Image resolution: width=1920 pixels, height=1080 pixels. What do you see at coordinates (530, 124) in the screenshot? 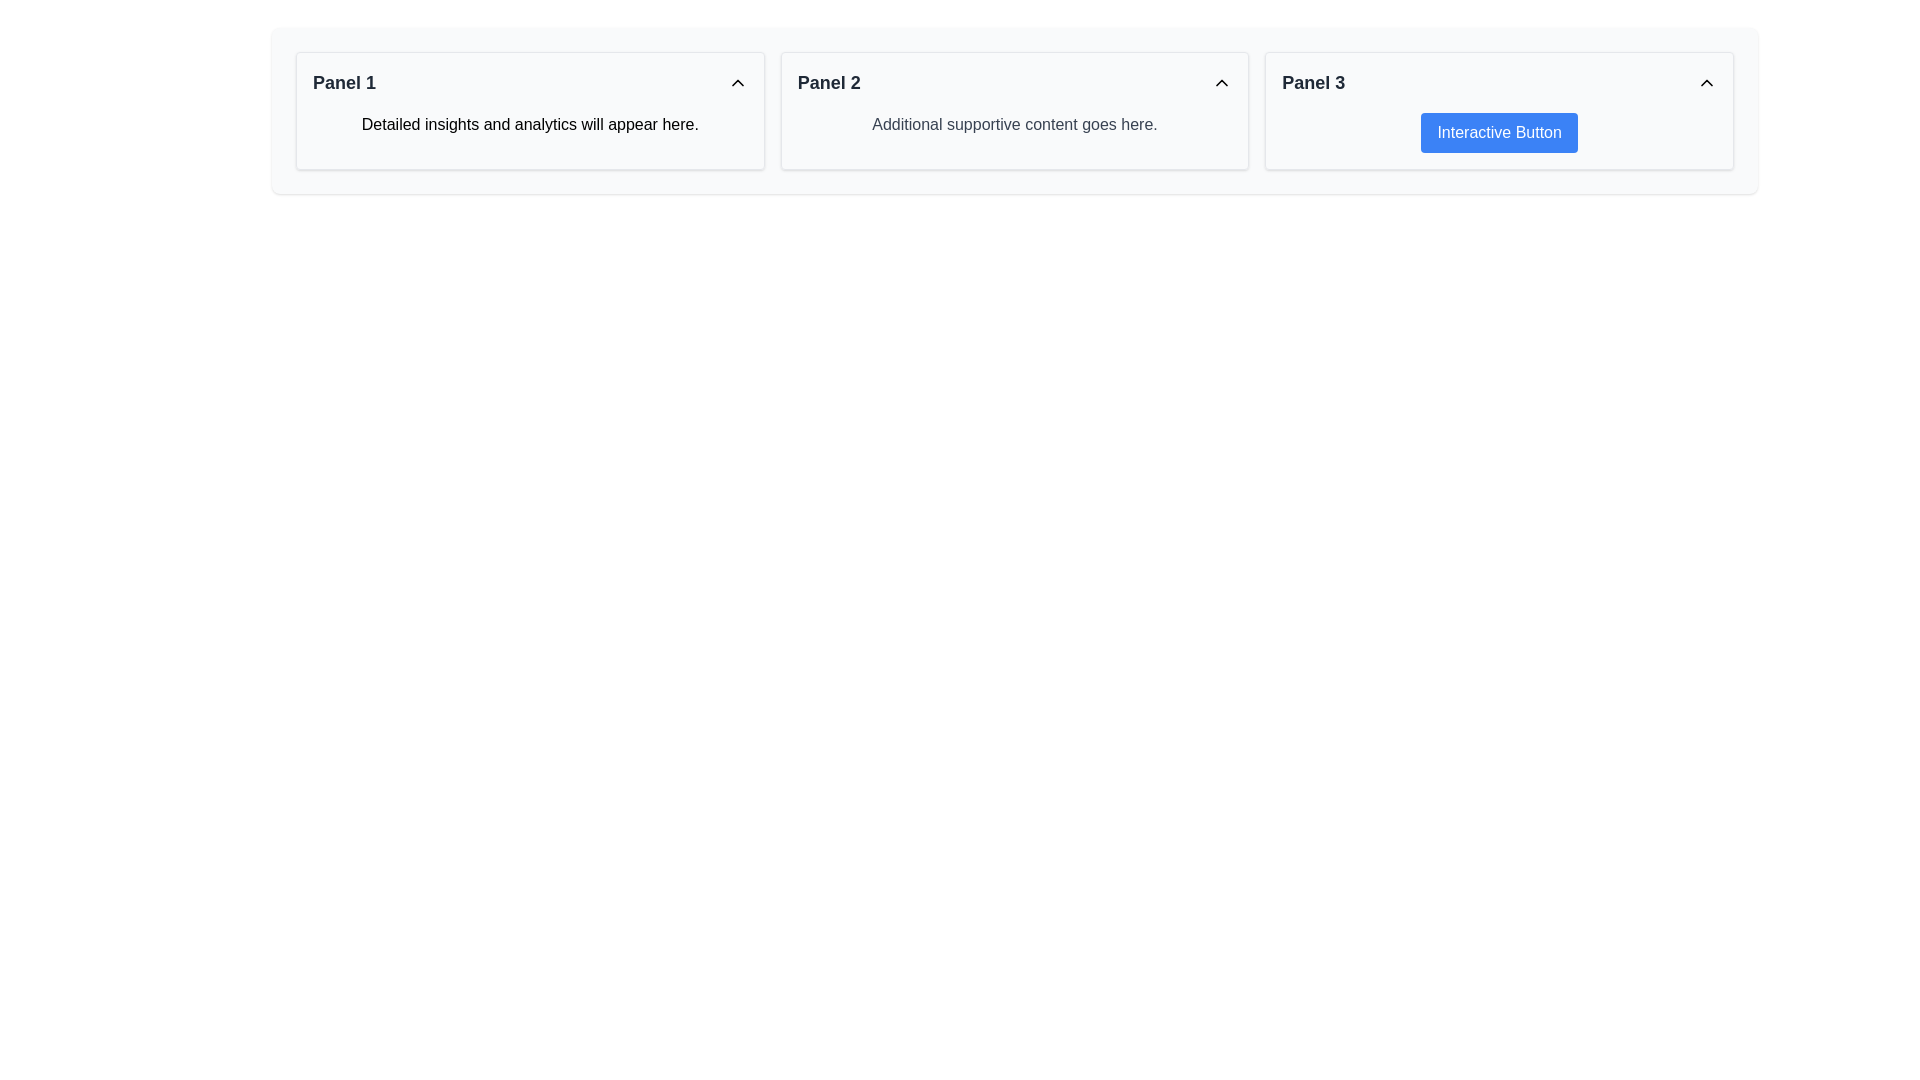
I see `the Static Text element that indicates analytical details will be displayed in Panel 1, located at the lower portion of the panel` at bounding box center [530, 124].